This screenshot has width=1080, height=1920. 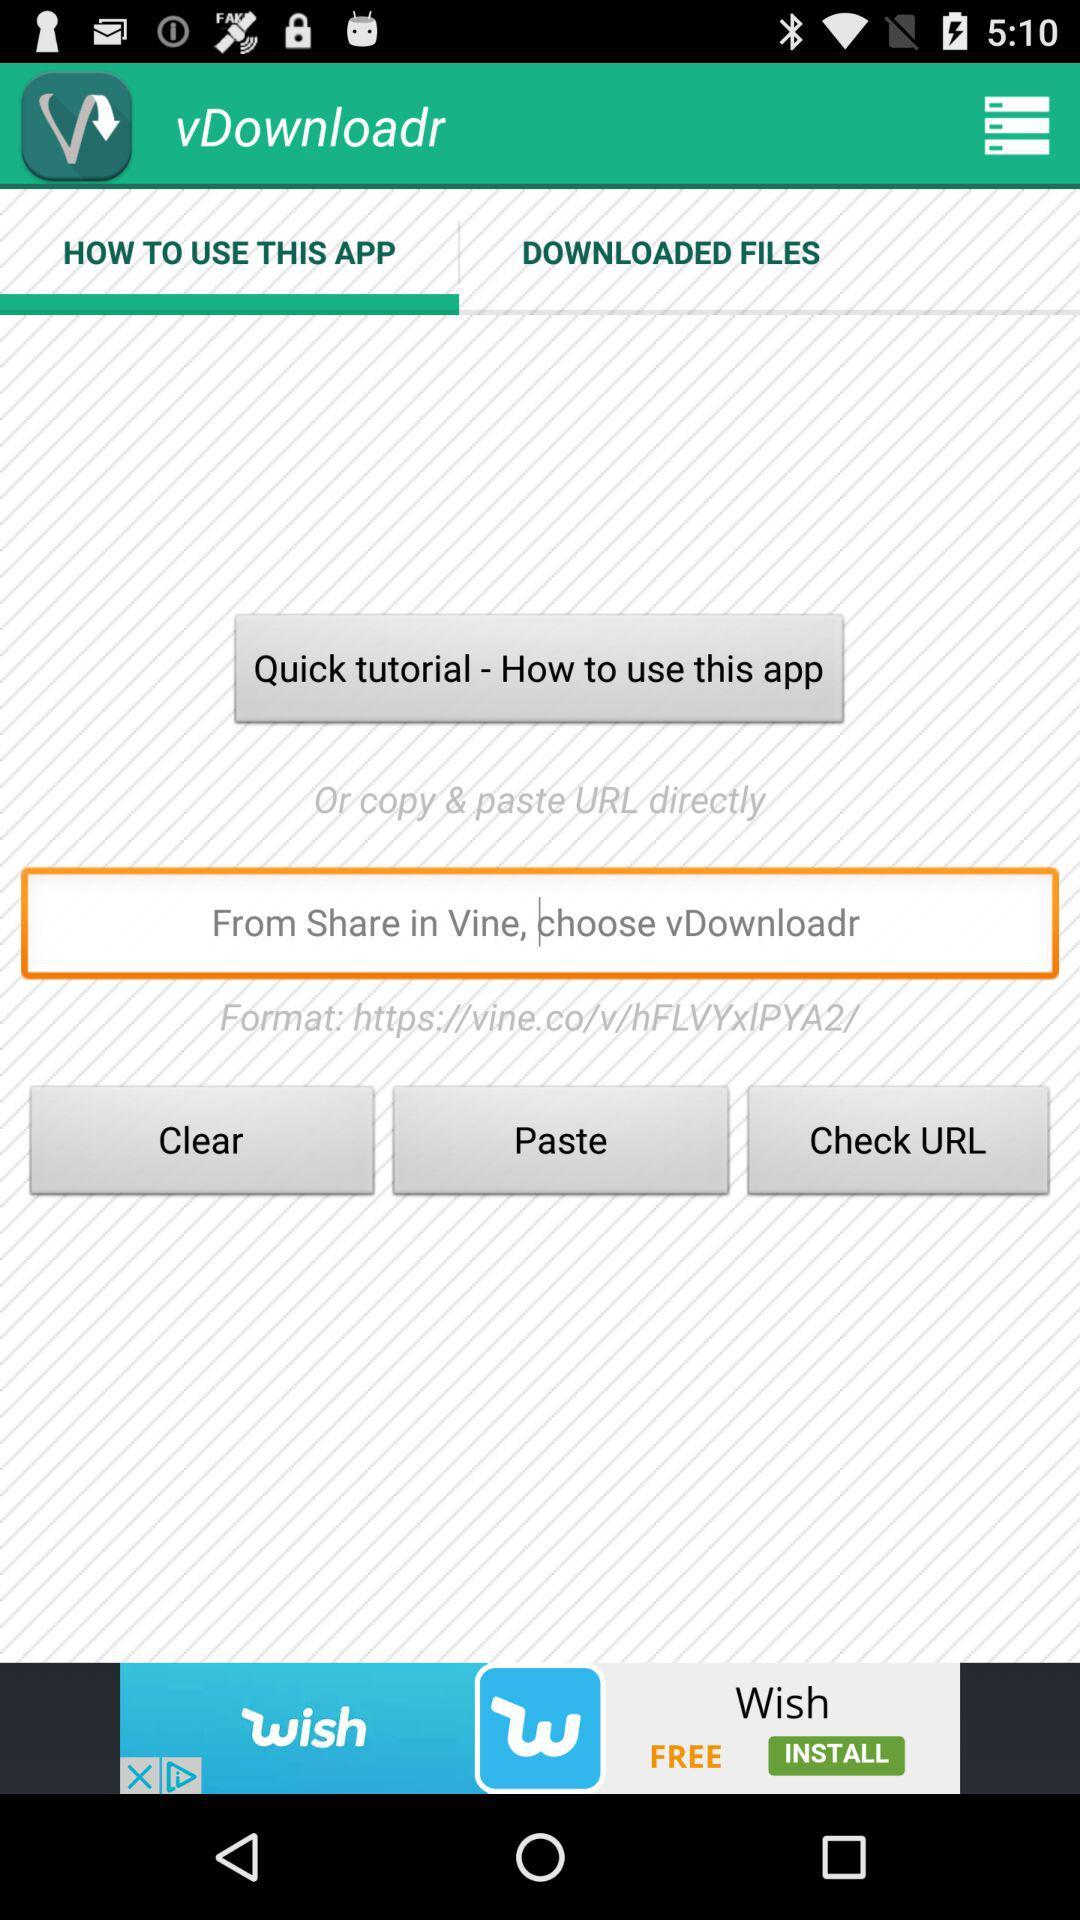 What do you see at coordinates (75, 124) in the screenshot?
I see `download option` at bounding box center [75, 124].